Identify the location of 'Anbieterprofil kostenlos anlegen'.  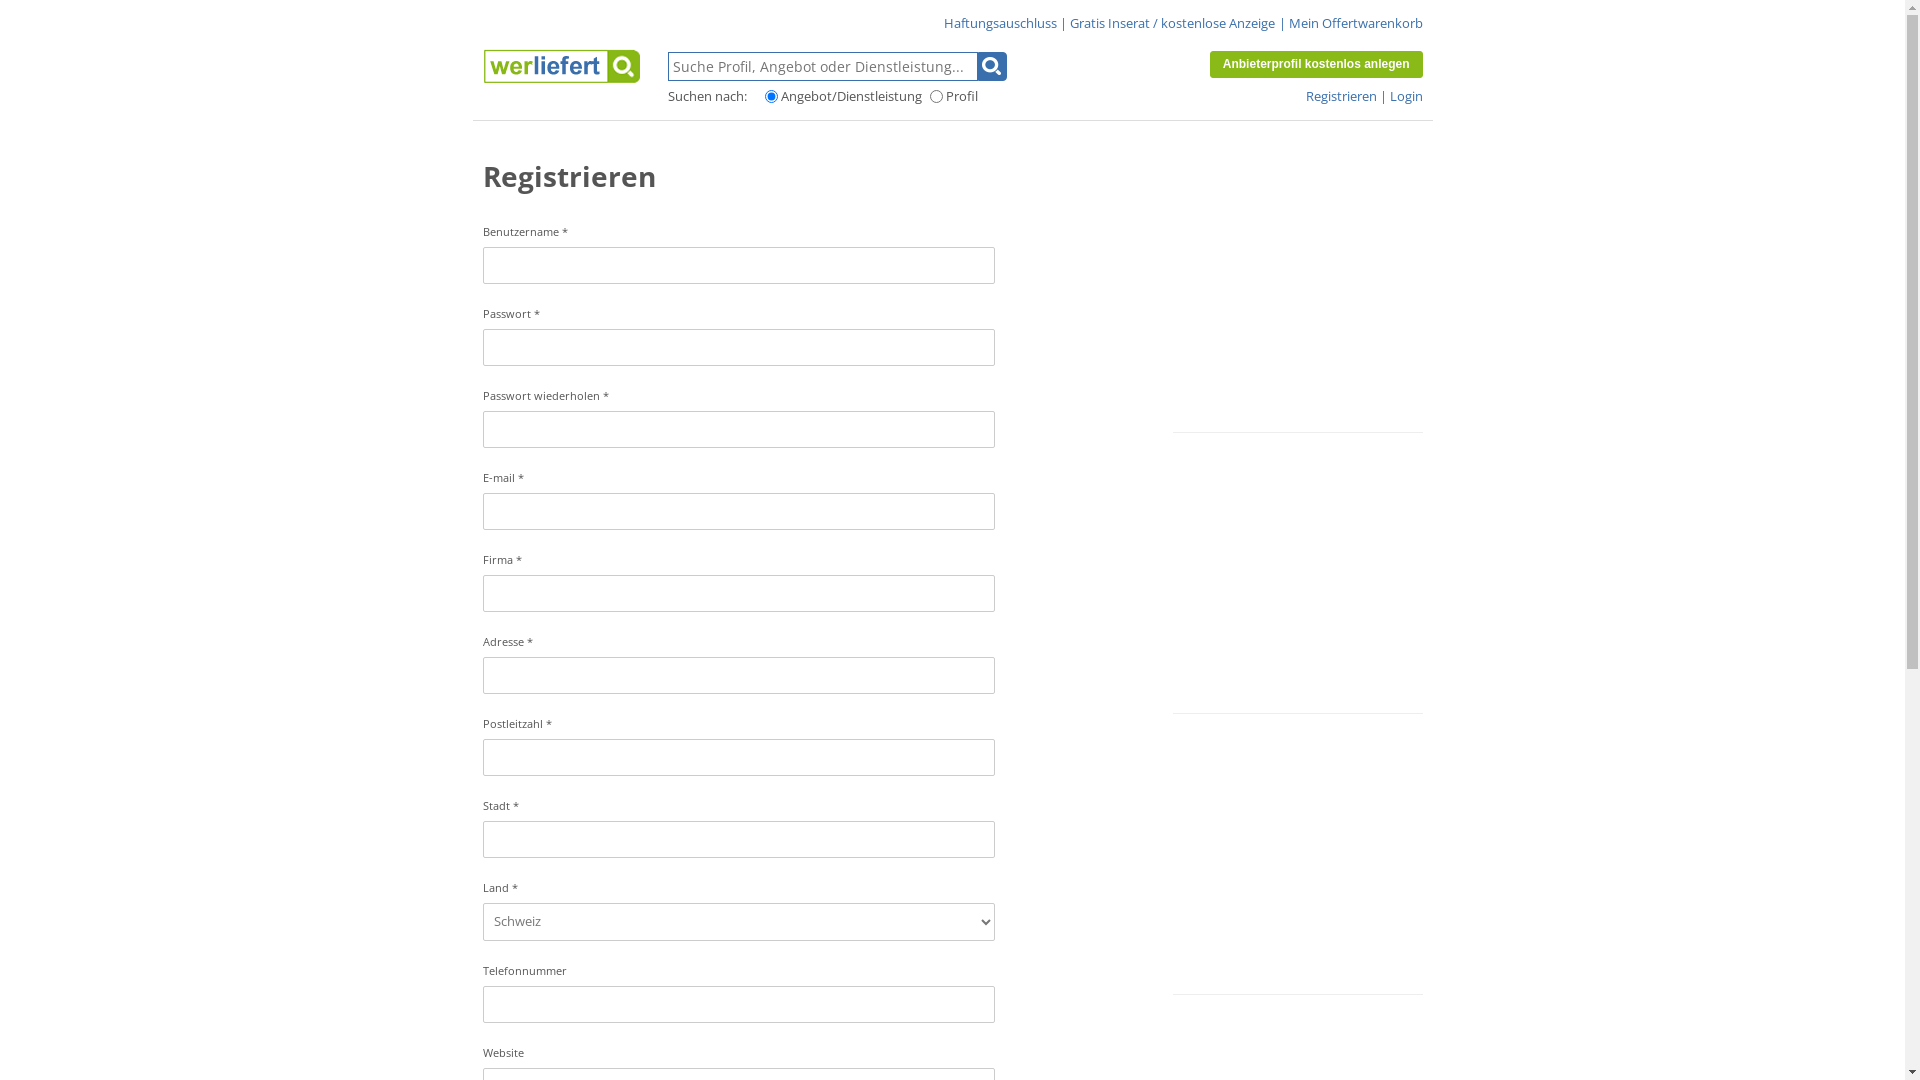
(1316, 63).